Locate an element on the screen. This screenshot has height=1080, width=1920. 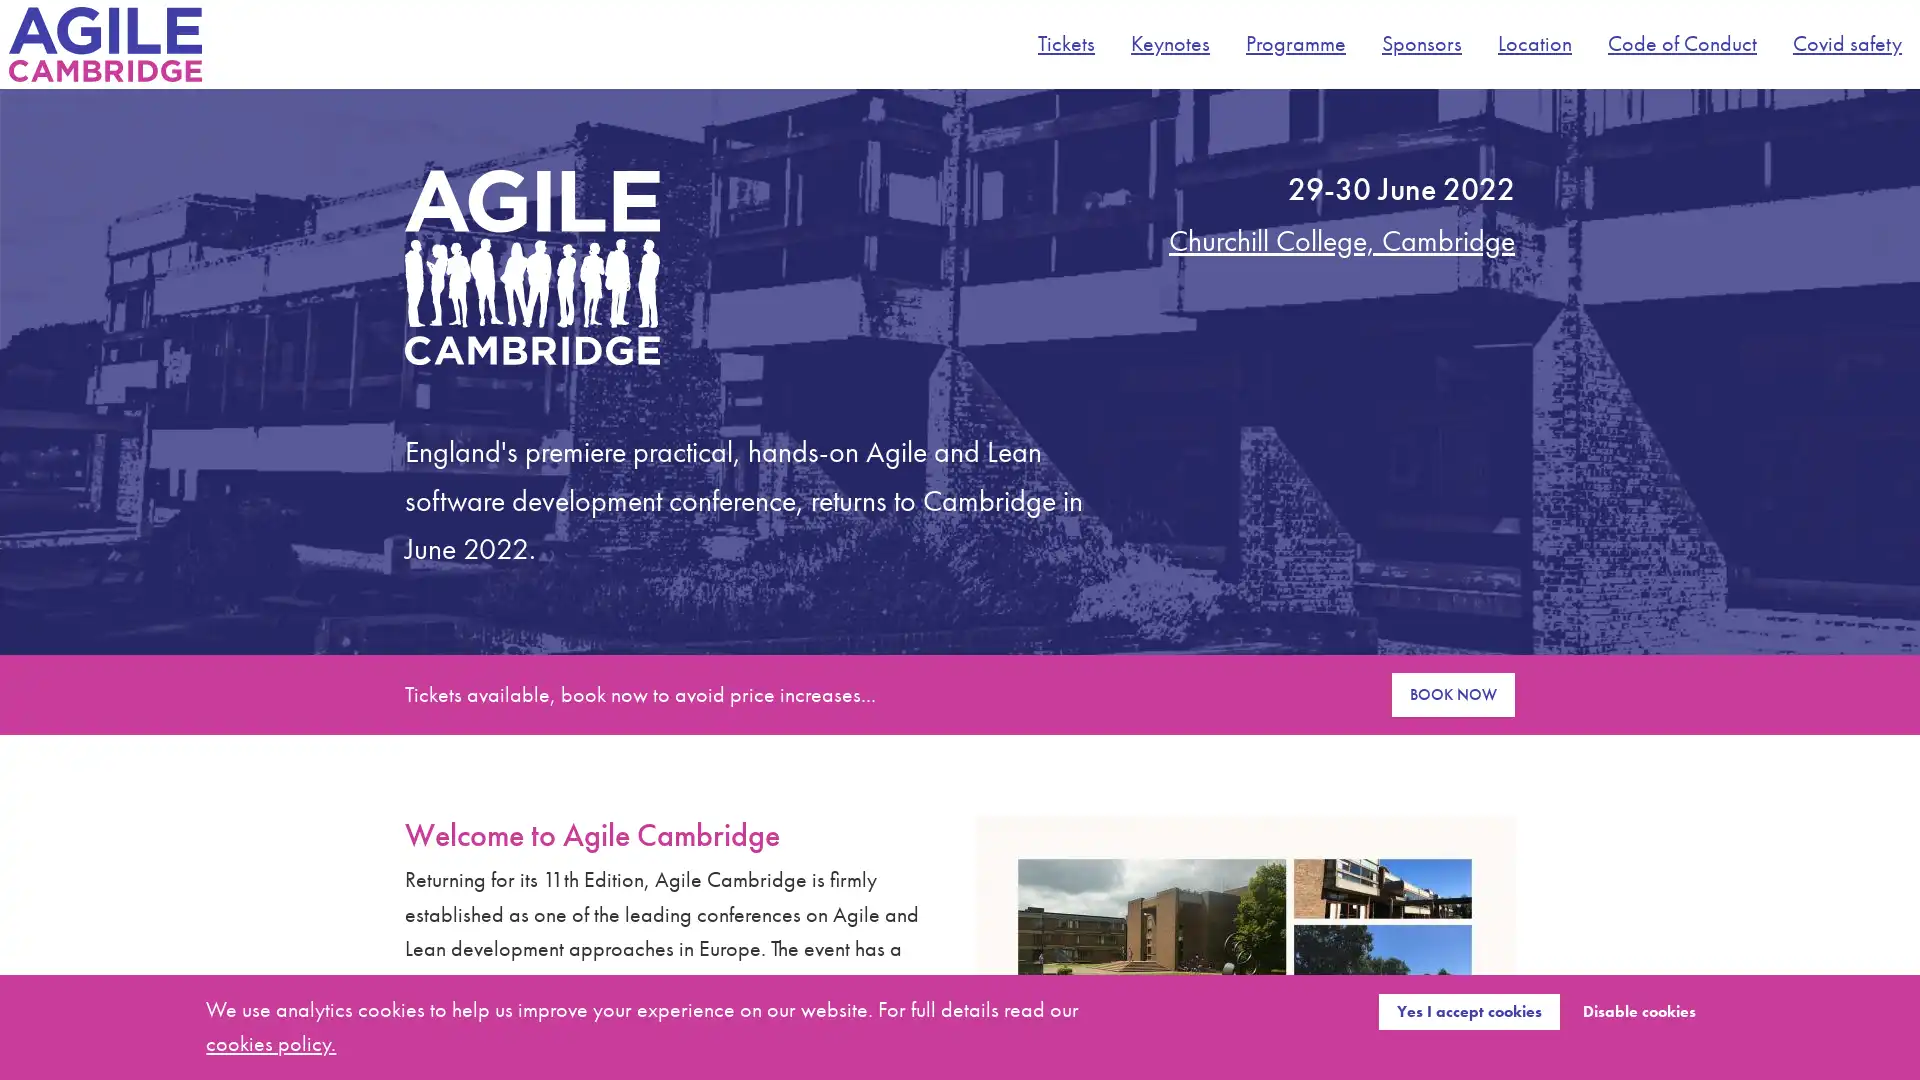
Disable cookies is located at coordinates (1638, 1010).